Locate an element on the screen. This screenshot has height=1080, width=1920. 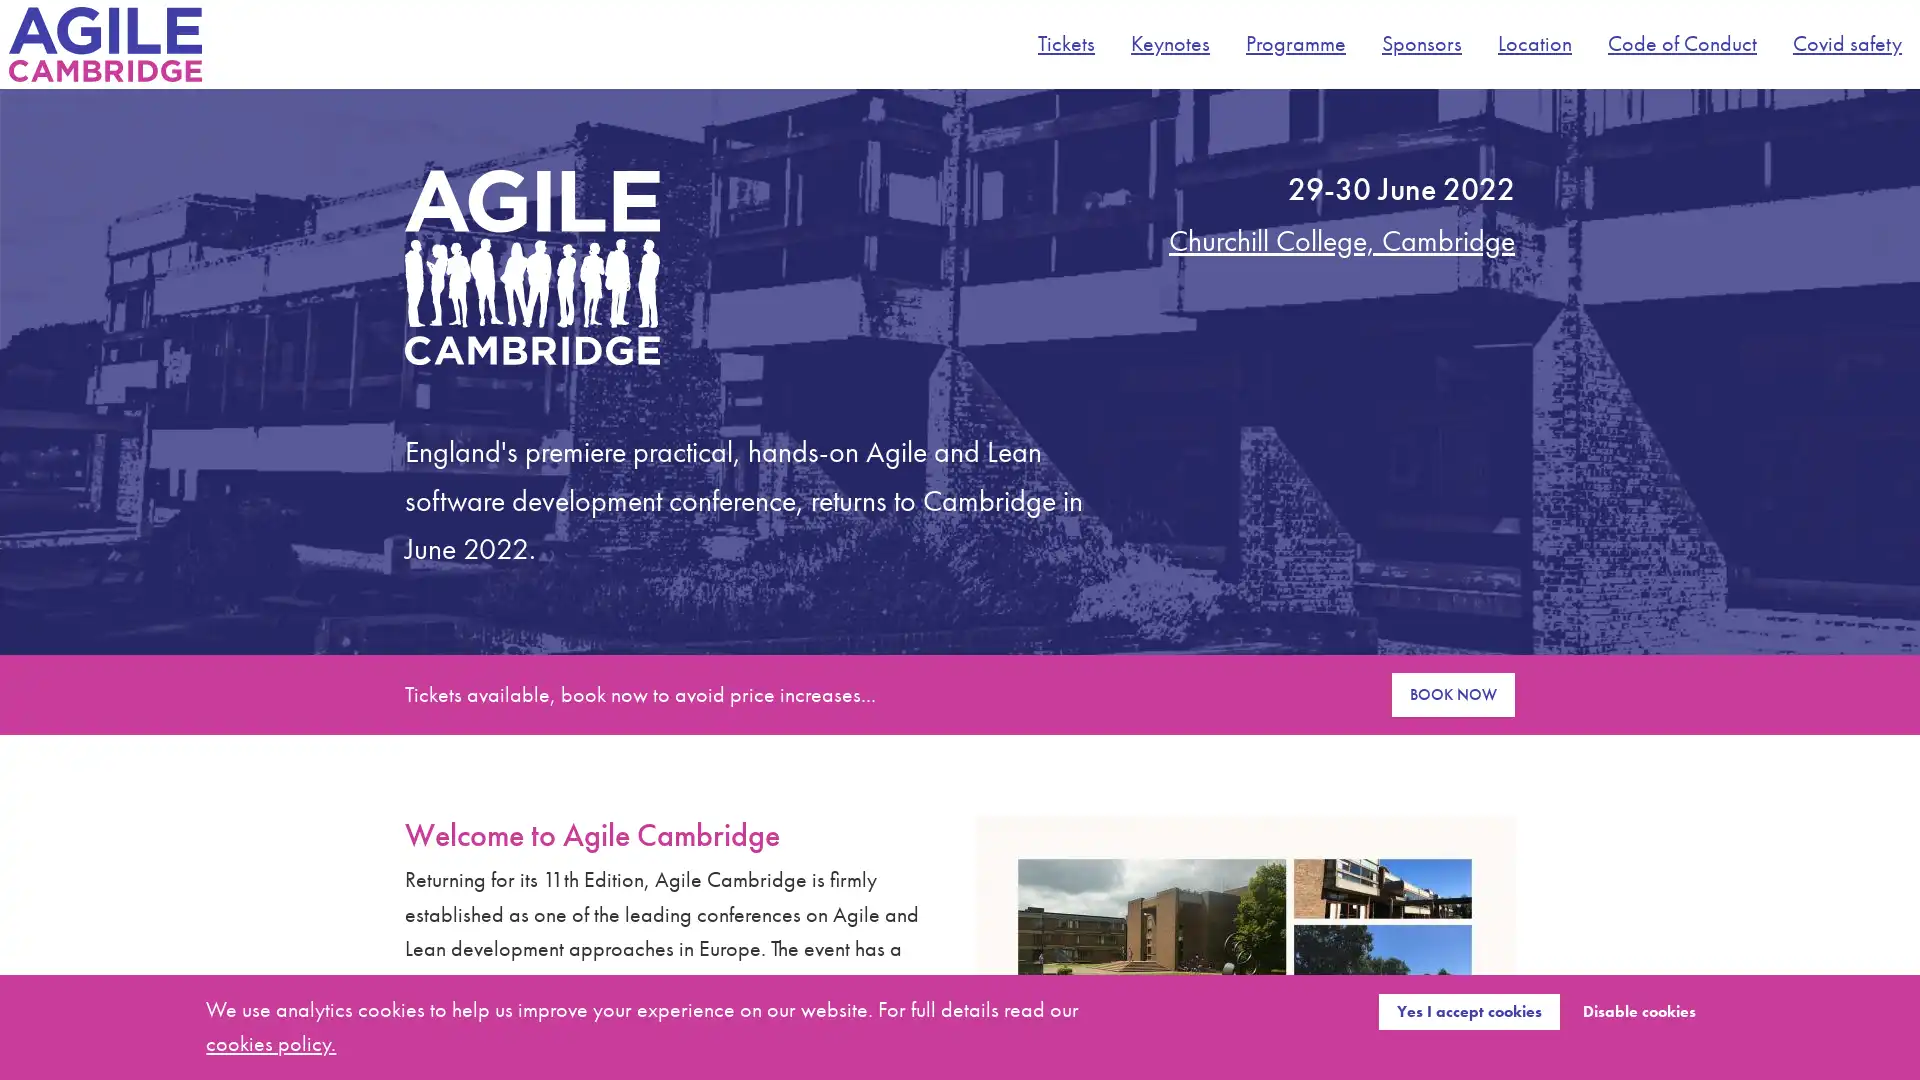
Disable cookies is located at coordinates (1638, 1010).